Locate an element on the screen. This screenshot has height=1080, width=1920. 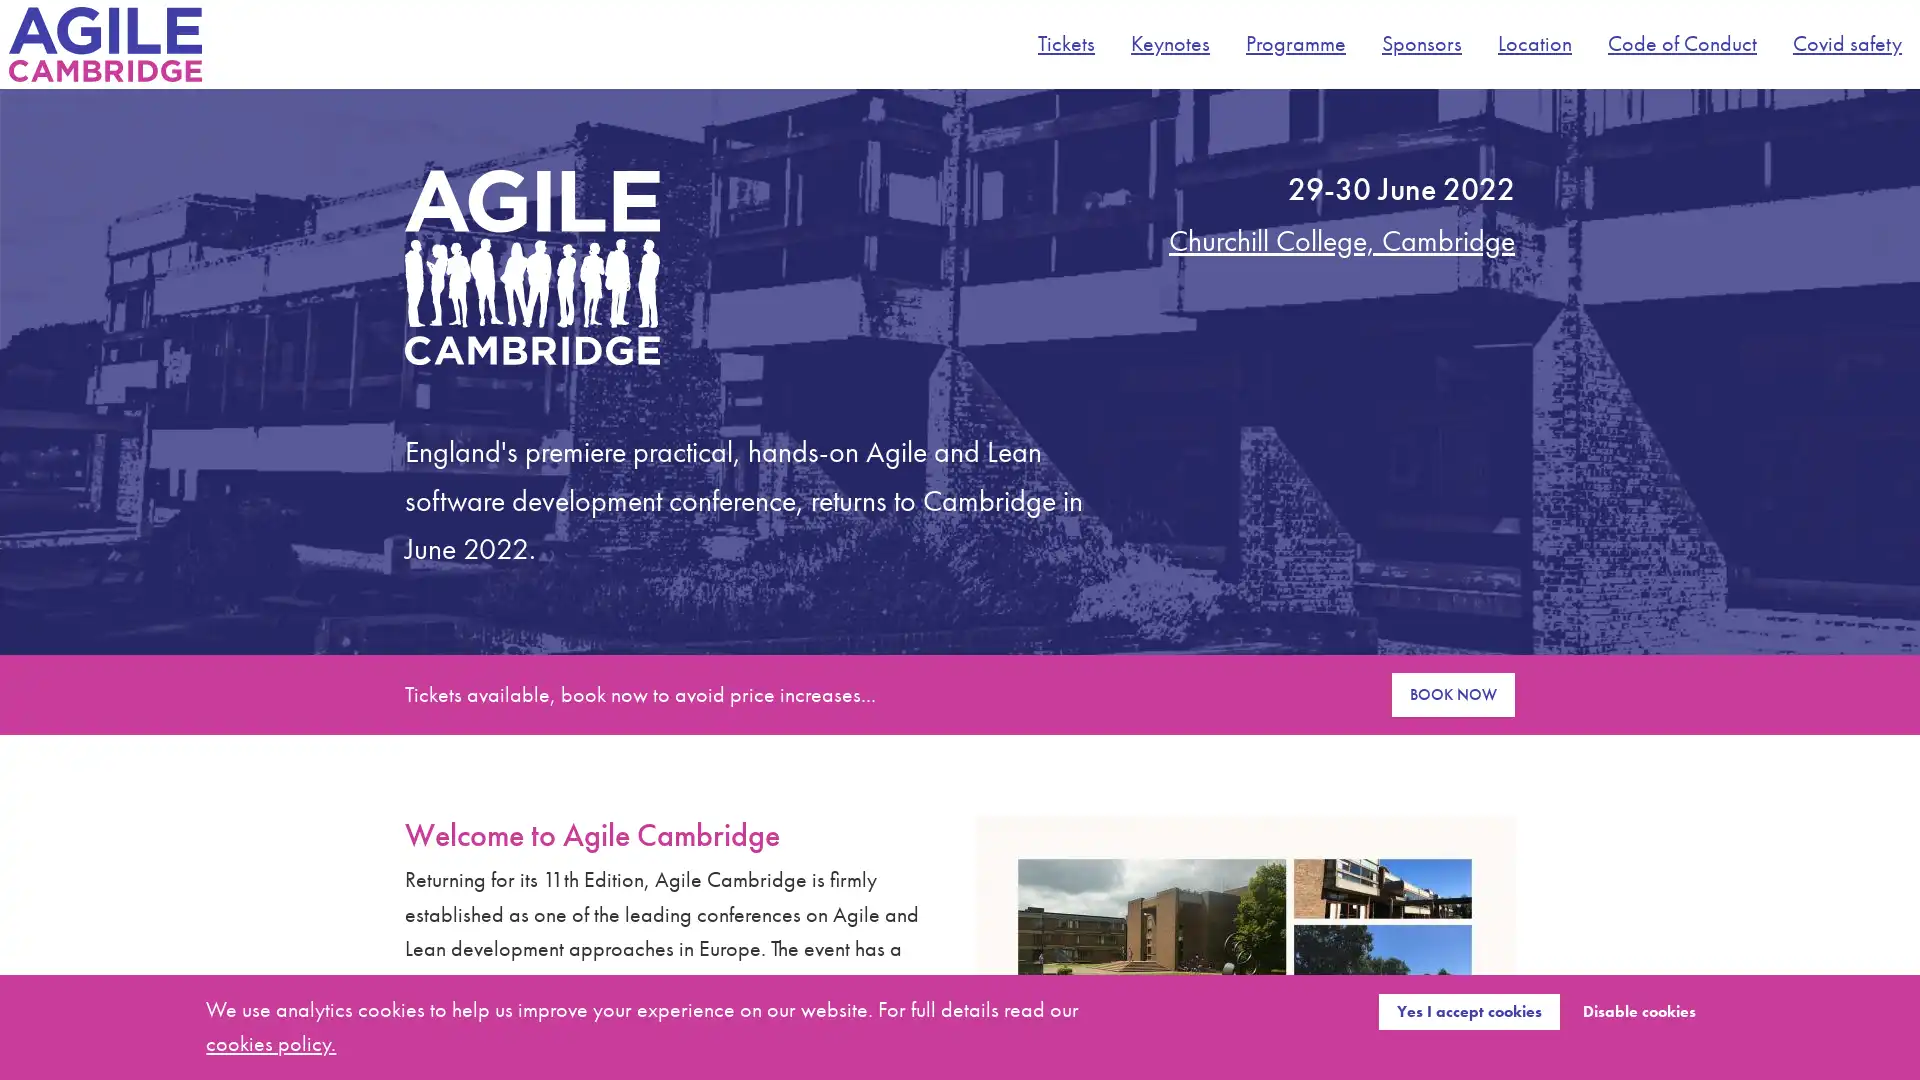
Disable cookies is located at coordinates (1638, 1010).